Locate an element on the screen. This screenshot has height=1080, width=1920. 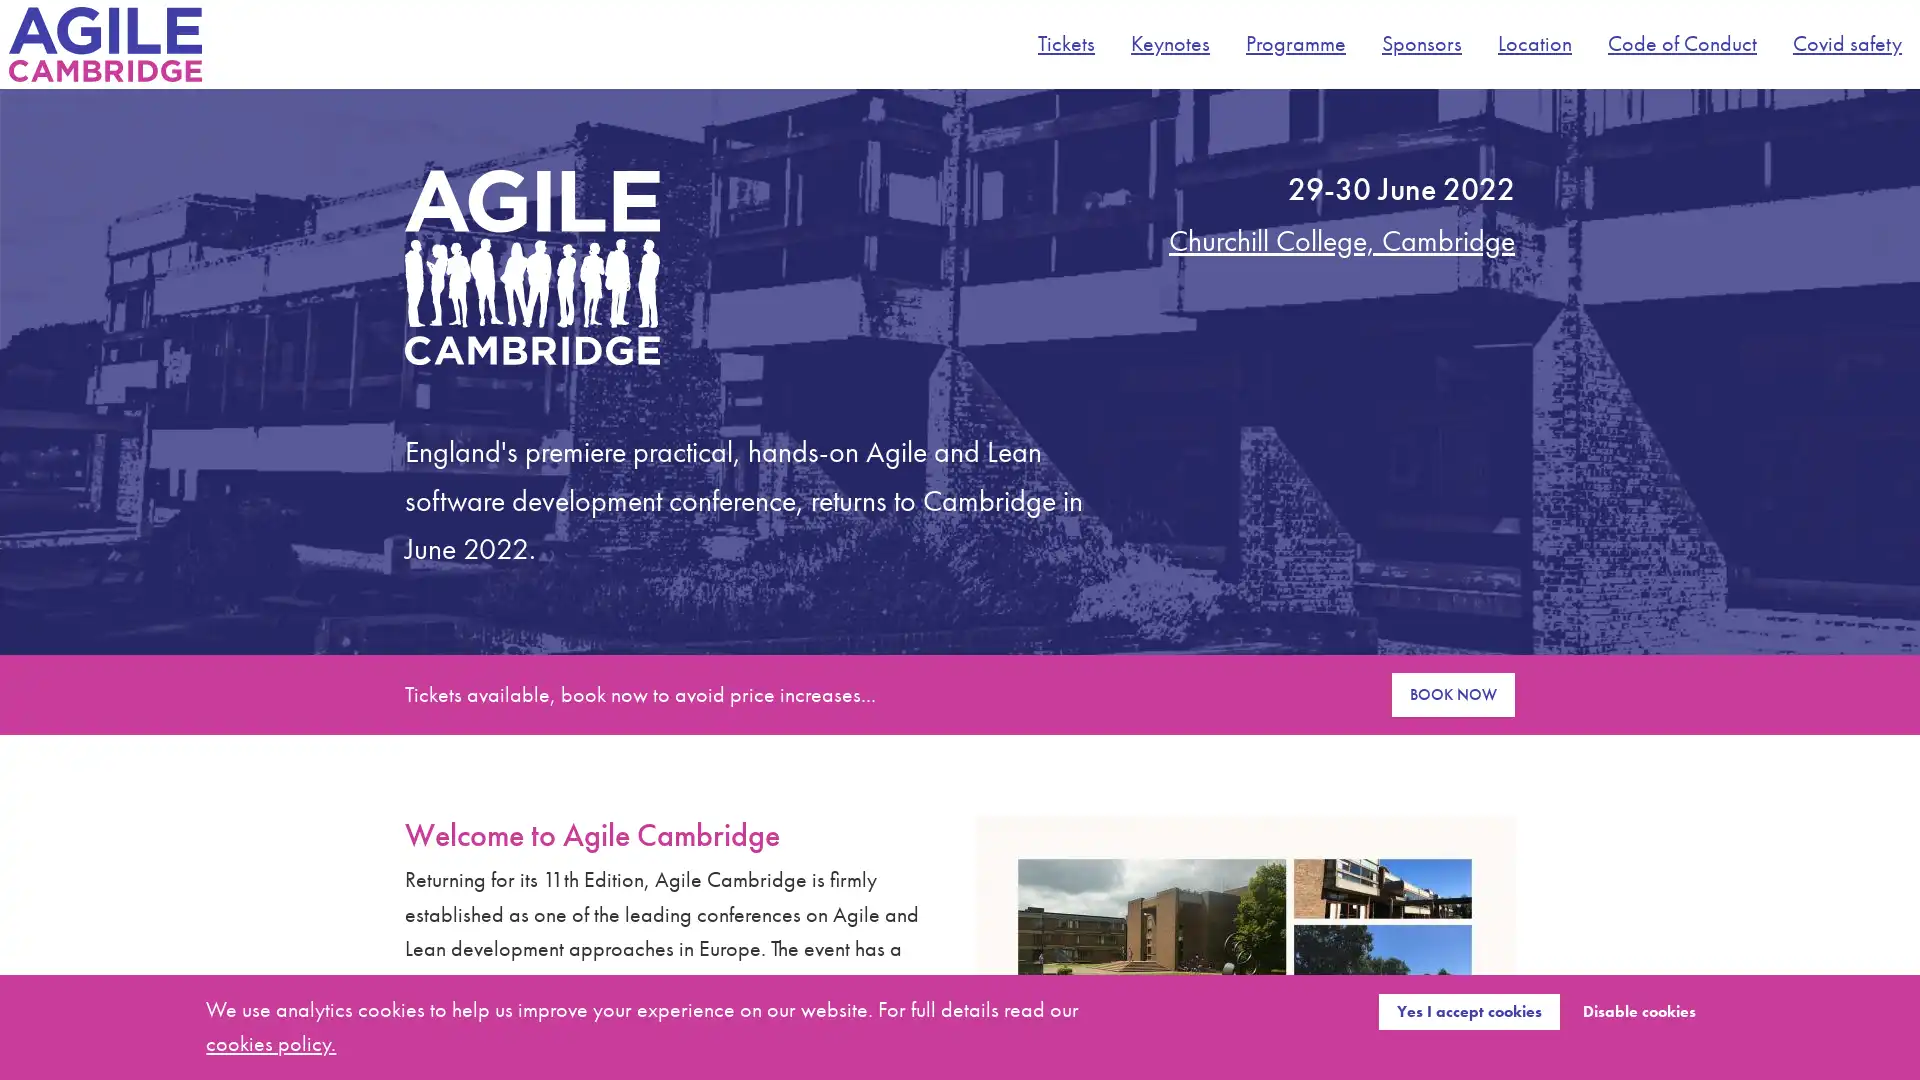
Disable cookies is located at coordinates (1638, 1010).